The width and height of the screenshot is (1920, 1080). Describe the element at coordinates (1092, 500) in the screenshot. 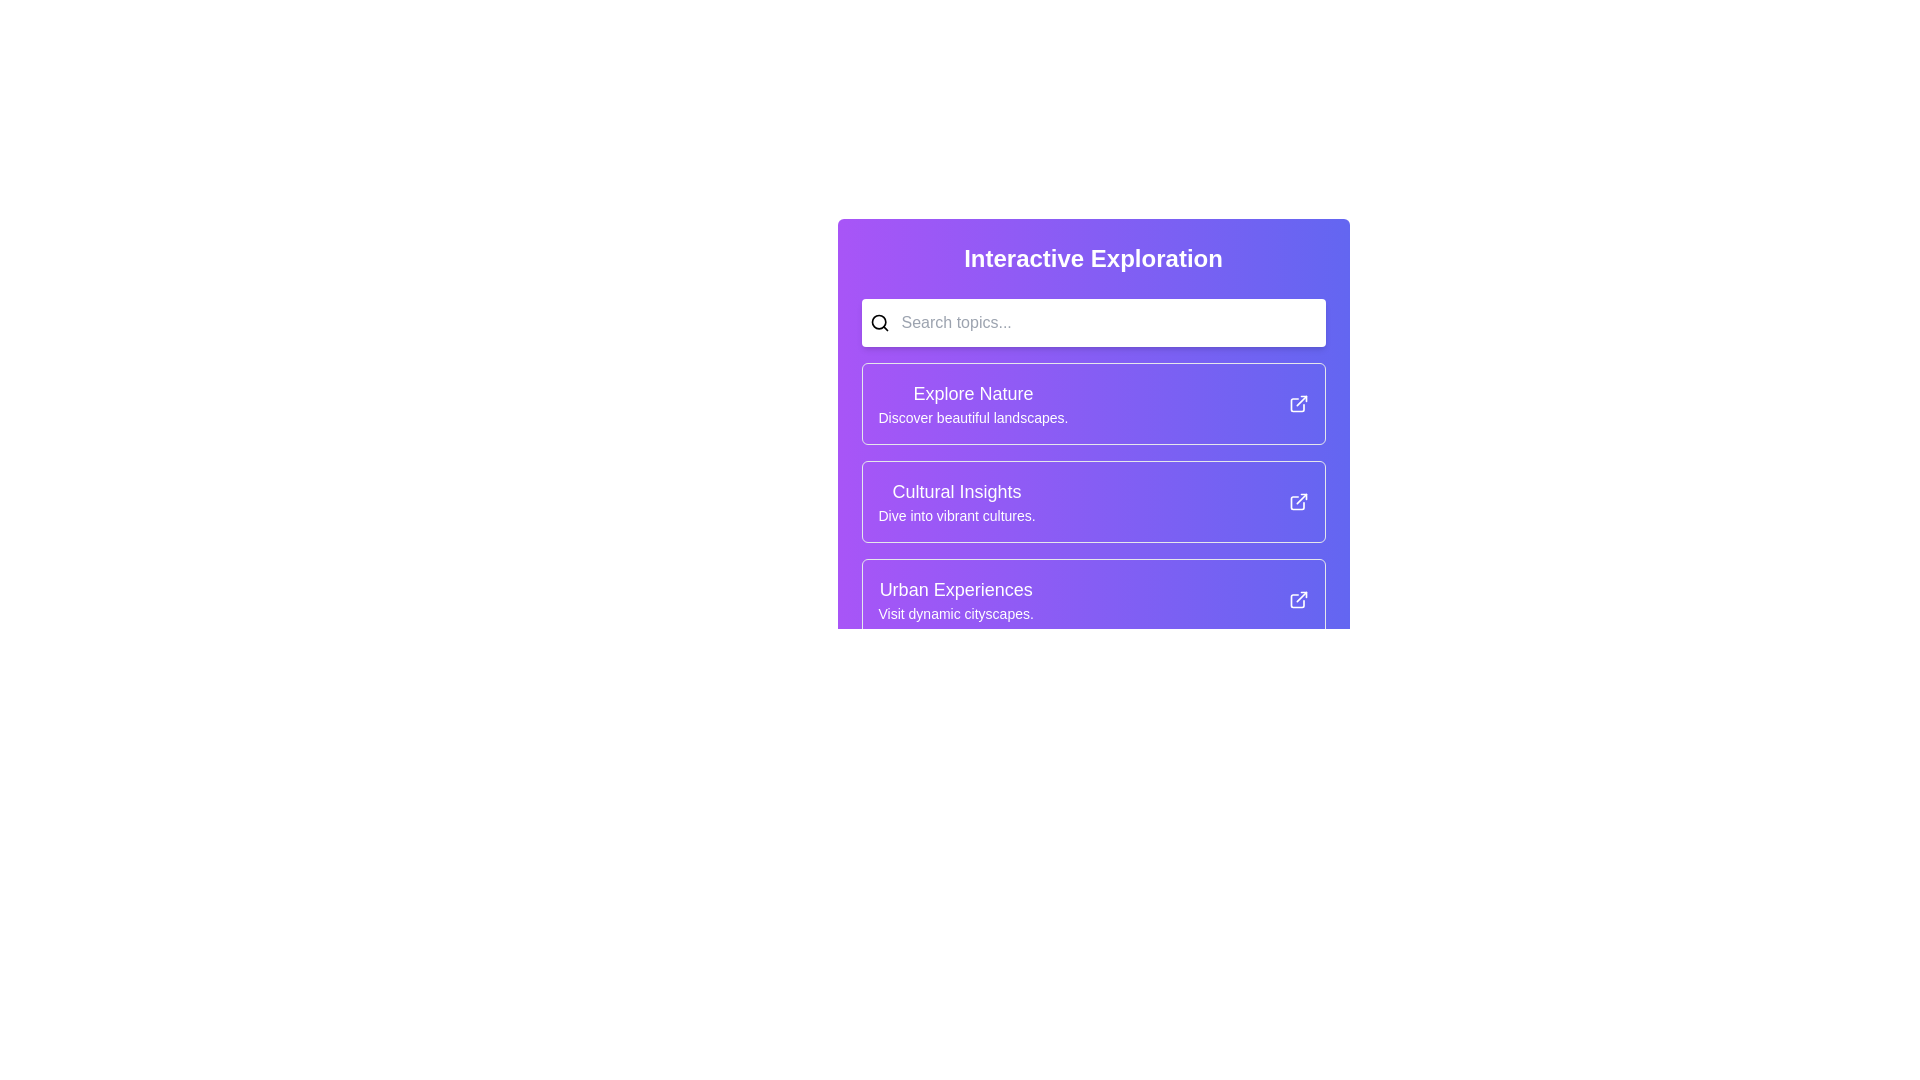

I see `the Interactive link component located at the center of the second card in a vertical list of options` at that location.